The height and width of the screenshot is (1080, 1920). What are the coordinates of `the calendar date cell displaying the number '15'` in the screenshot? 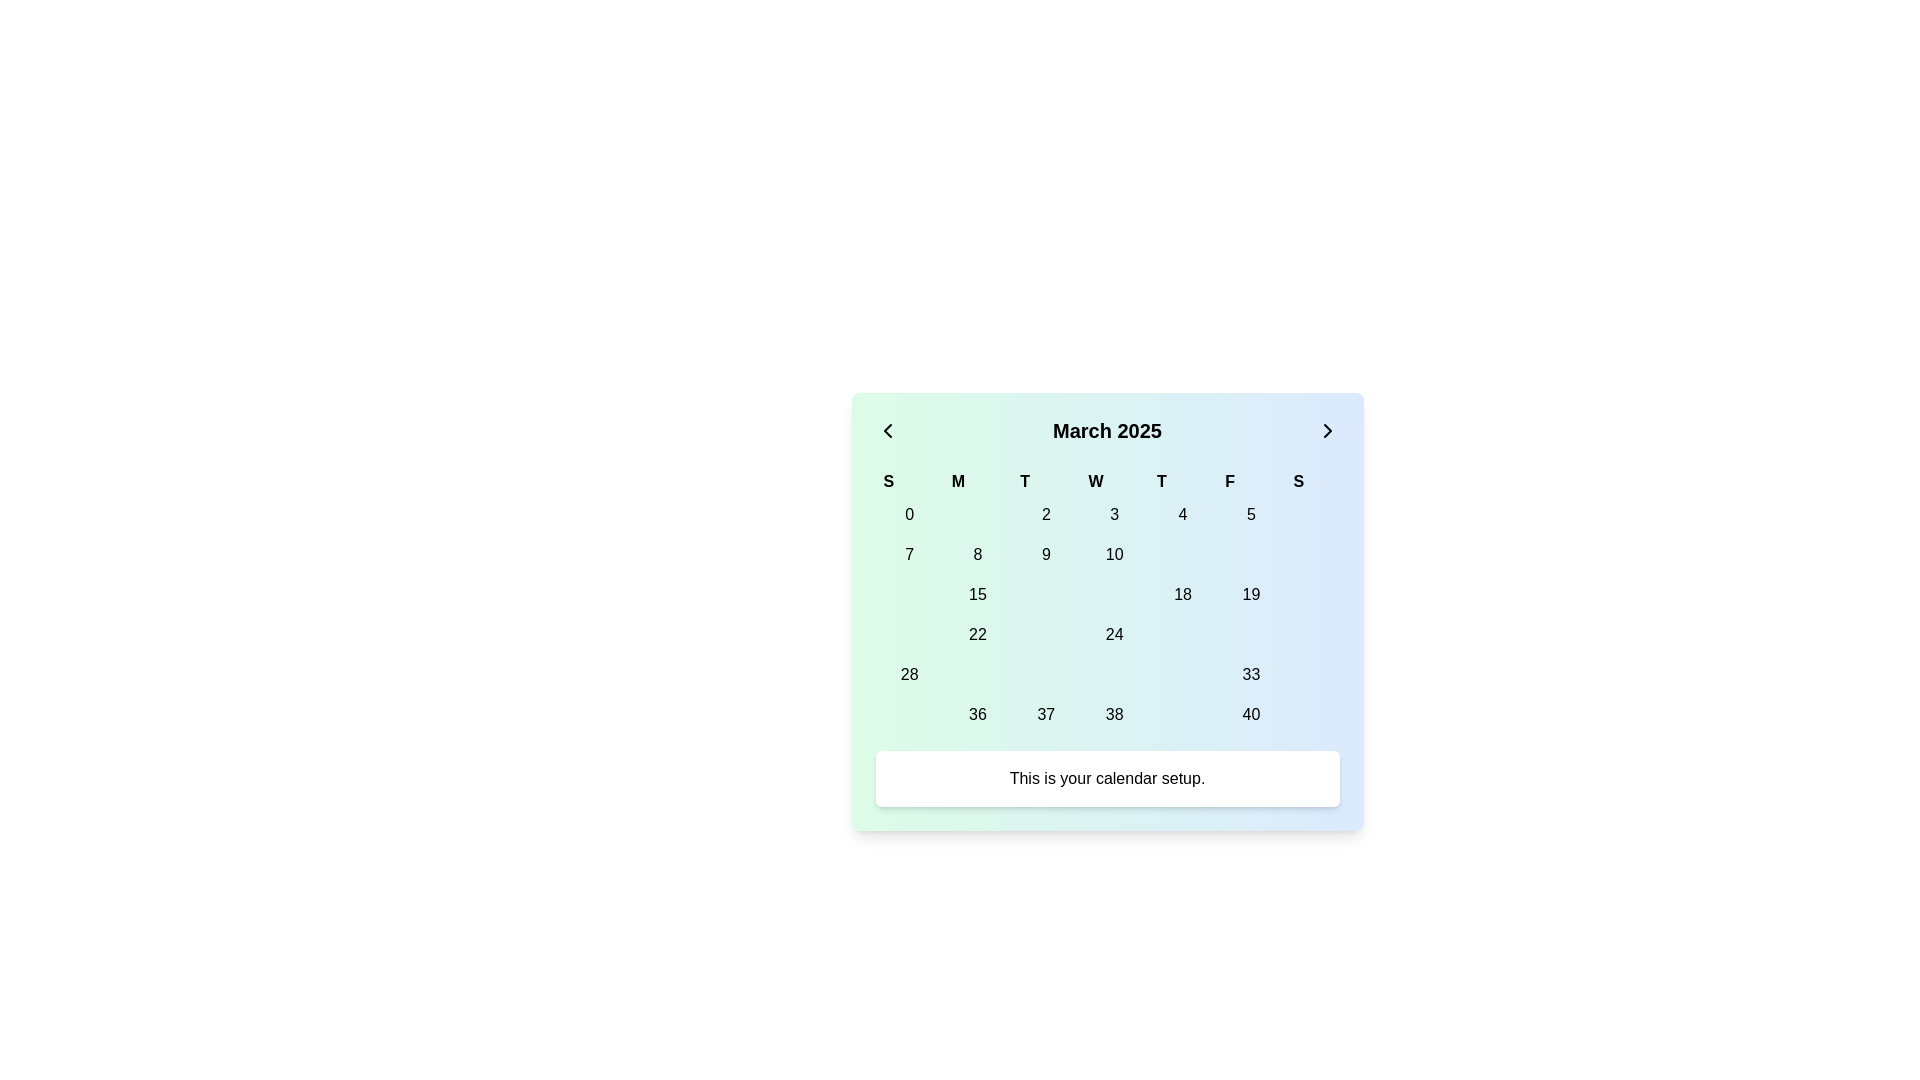 It's located at (978, 593).